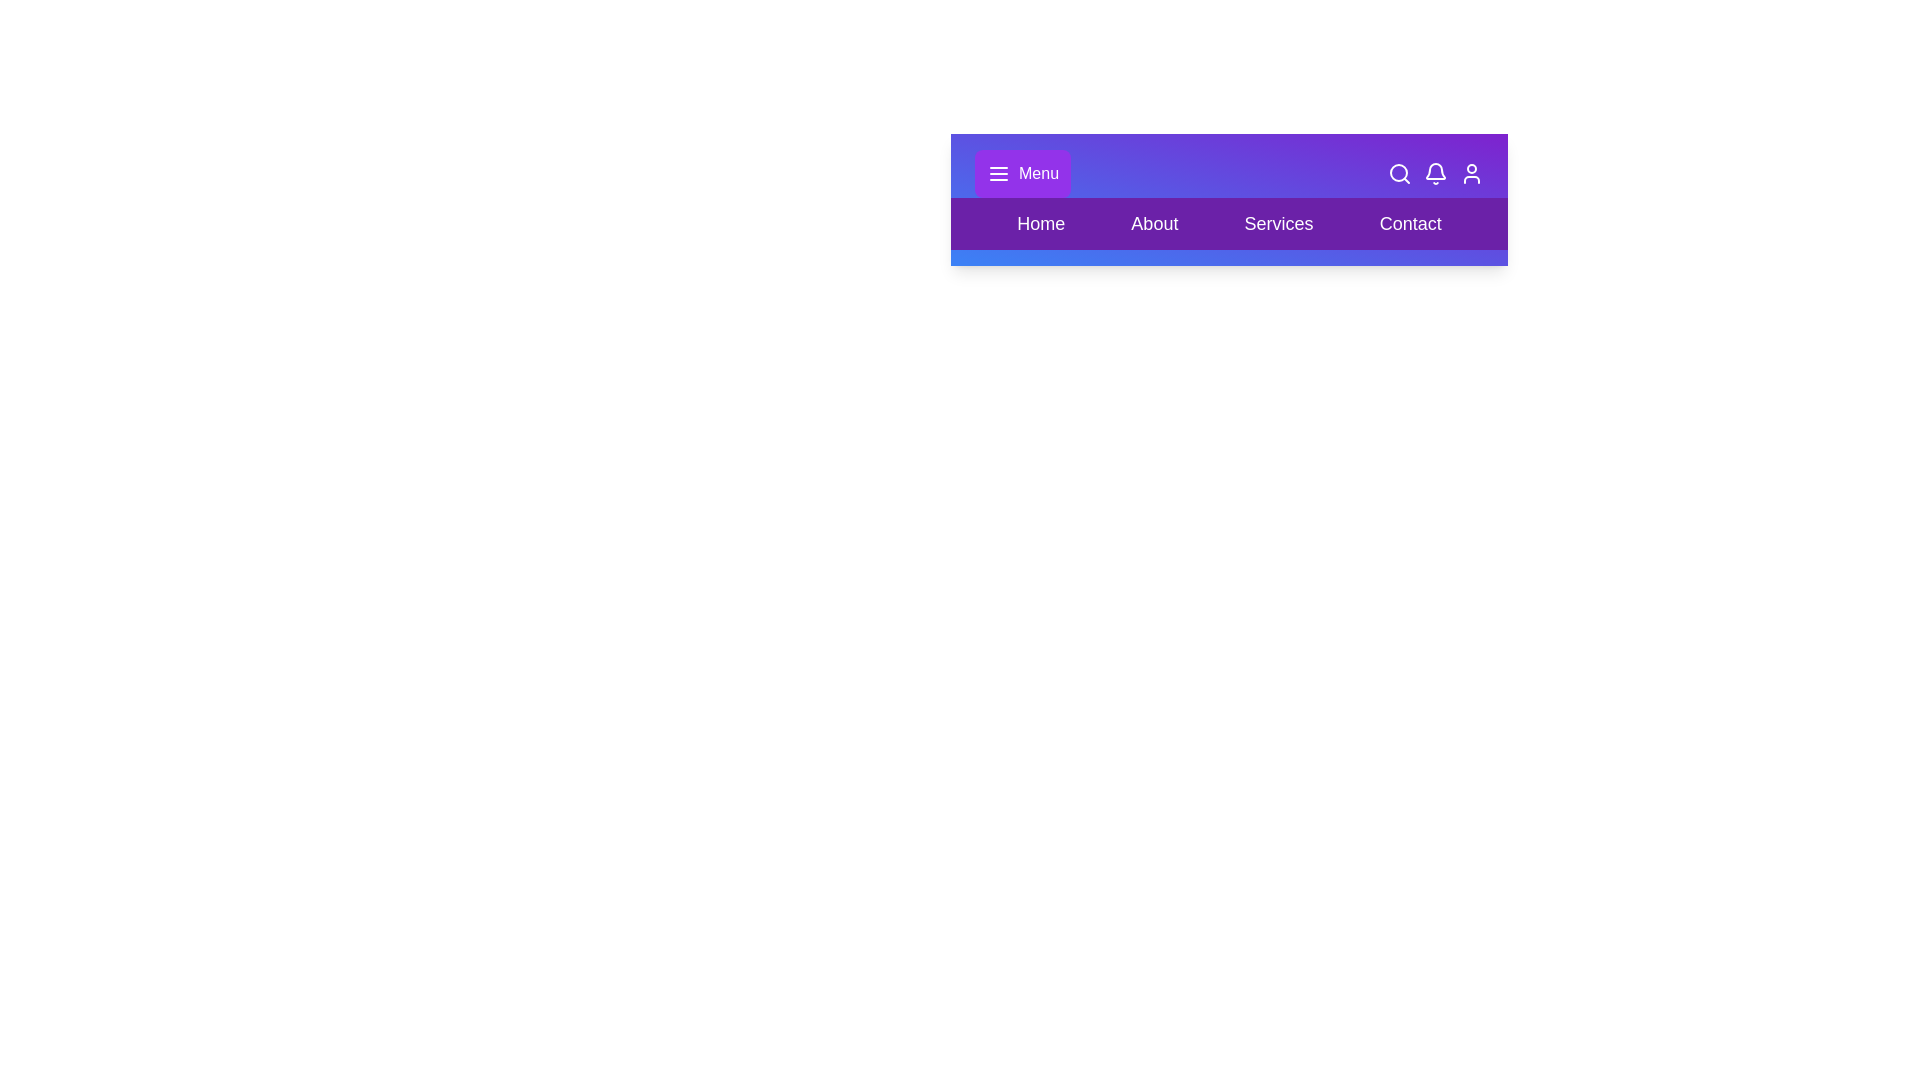 The width and height of the screenshot is (1920, 1080). What do you see at coordinates (1278, 223) in the screenshot?
I see `the navigation option Services` at bounding box center [1278, 223].